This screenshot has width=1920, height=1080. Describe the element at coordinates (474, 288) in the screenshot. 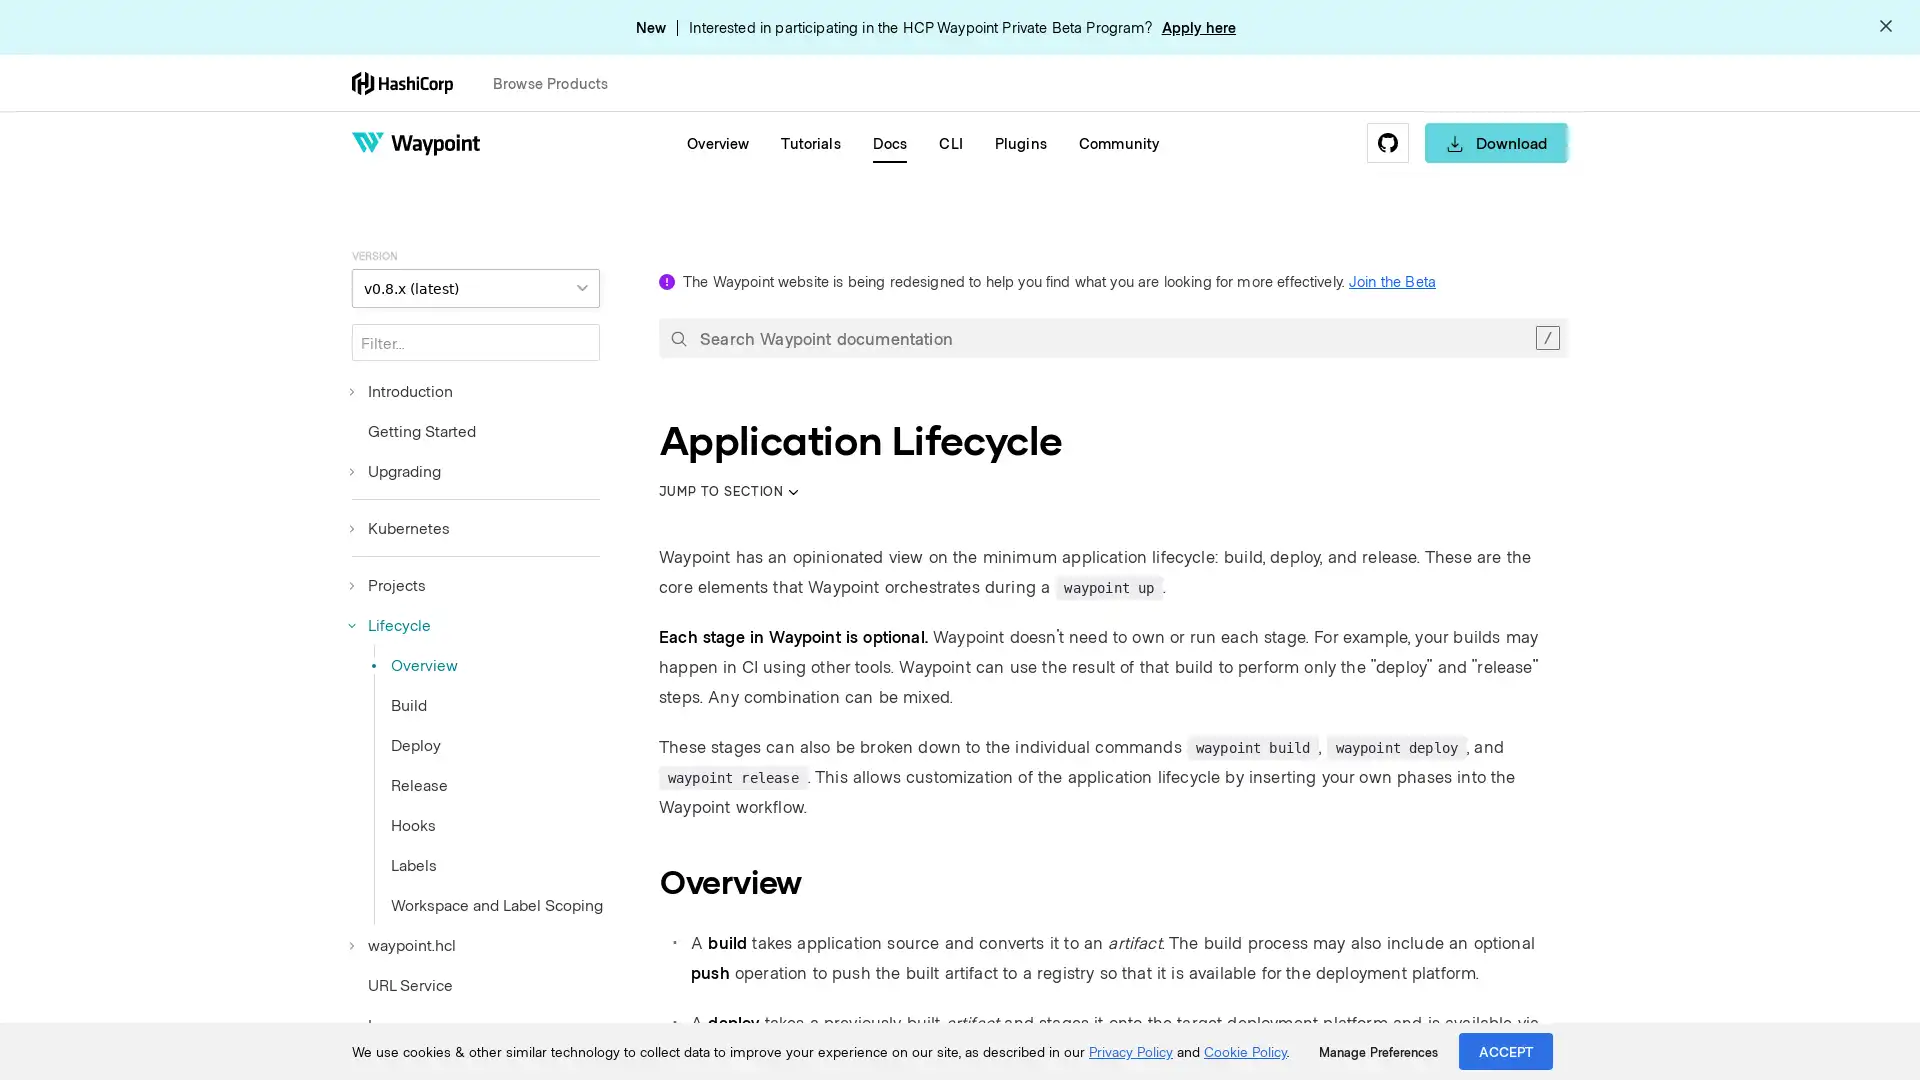

I see `VERSION` at that location.